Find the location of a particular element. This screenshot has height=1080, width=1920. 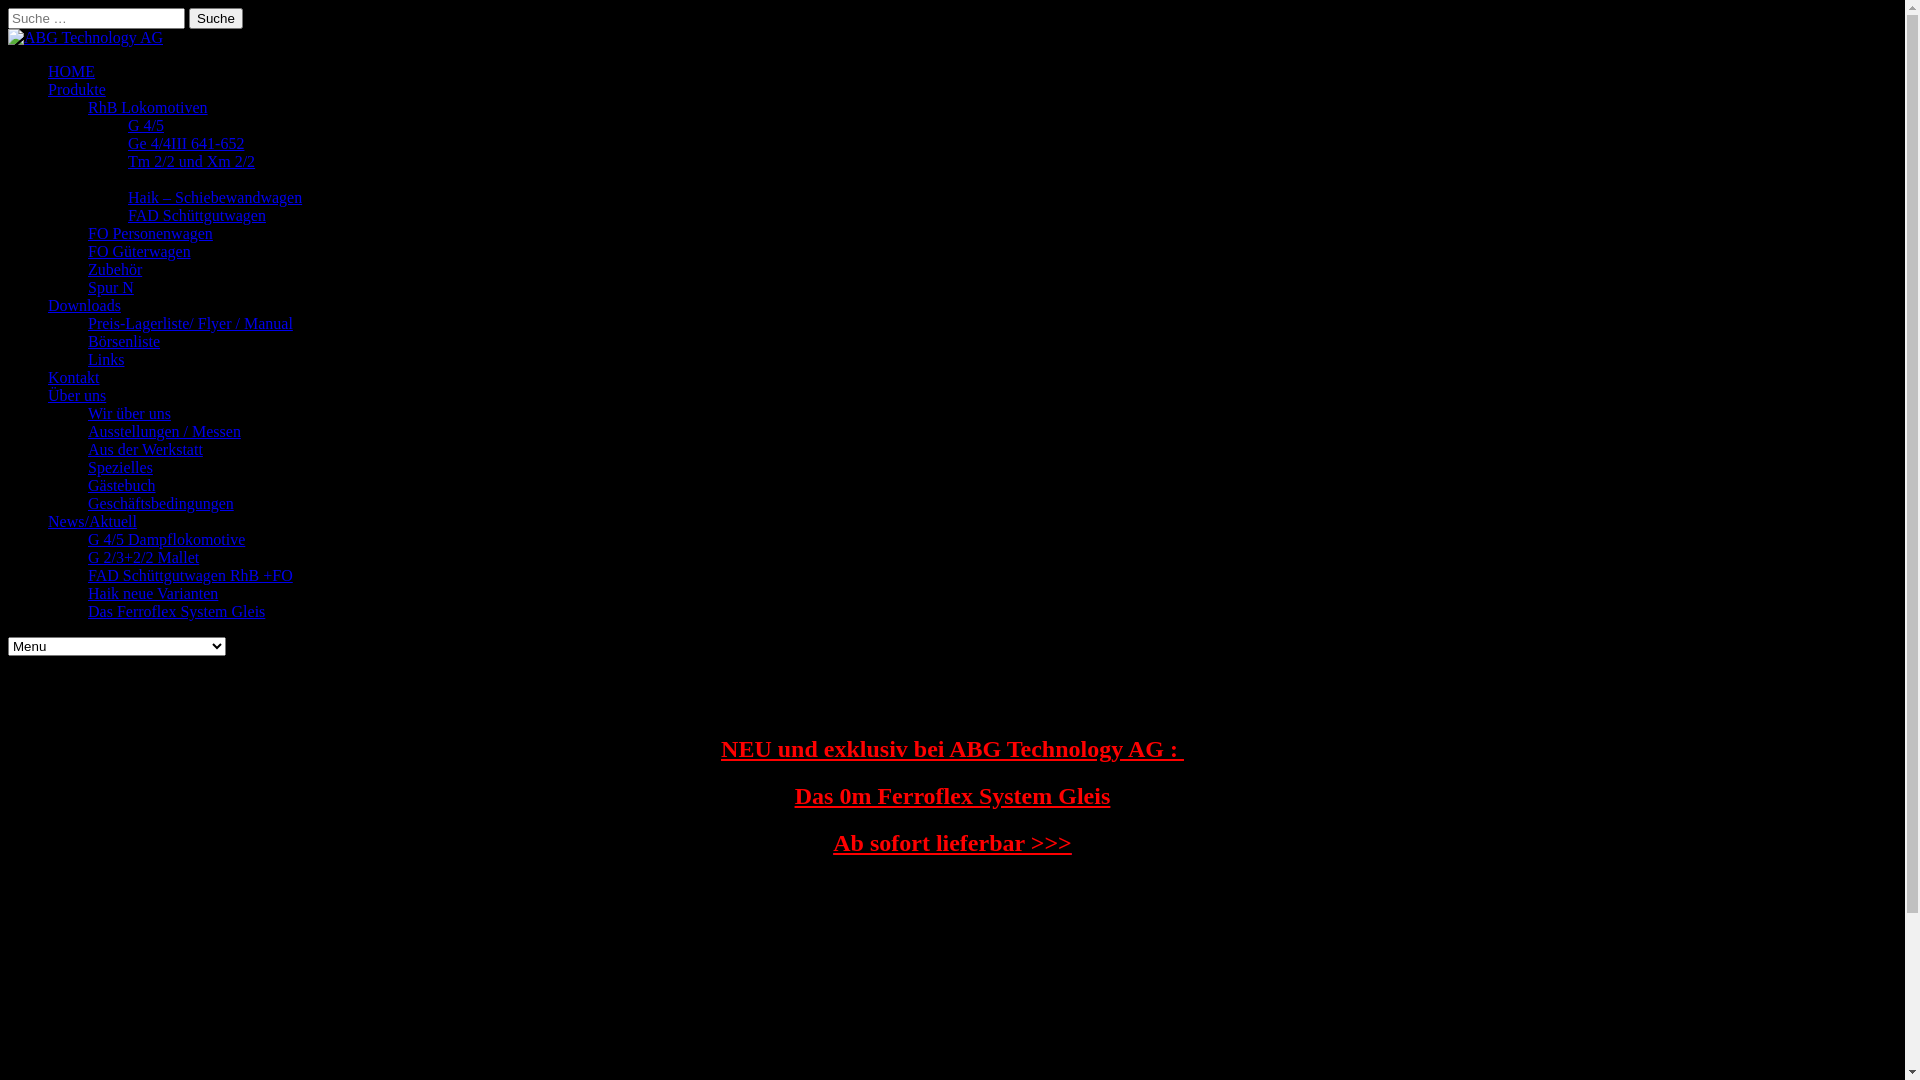

'RhB Lokomotiven' is located at coordinates (86, 107).